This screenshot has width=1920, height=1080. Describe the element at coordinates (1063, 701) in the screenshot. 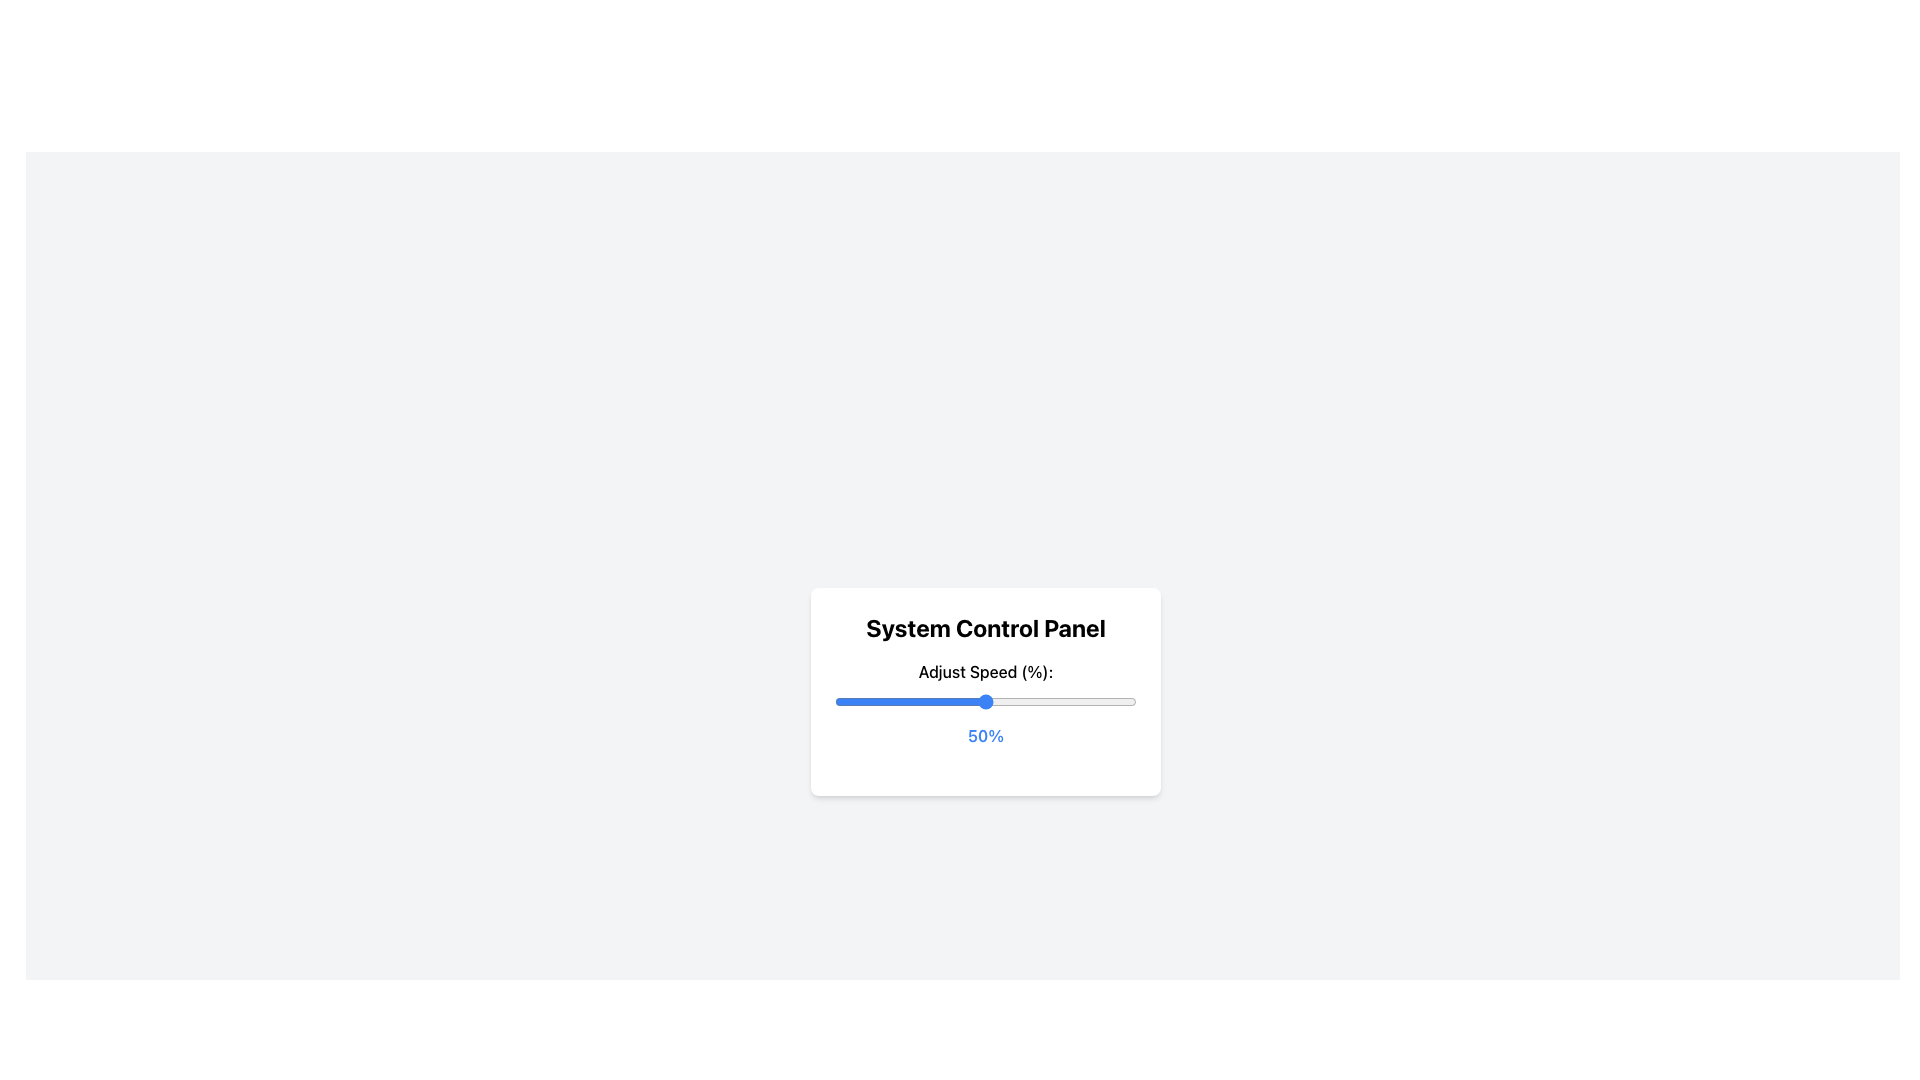

I see `the speed adjustment slider` at that location.